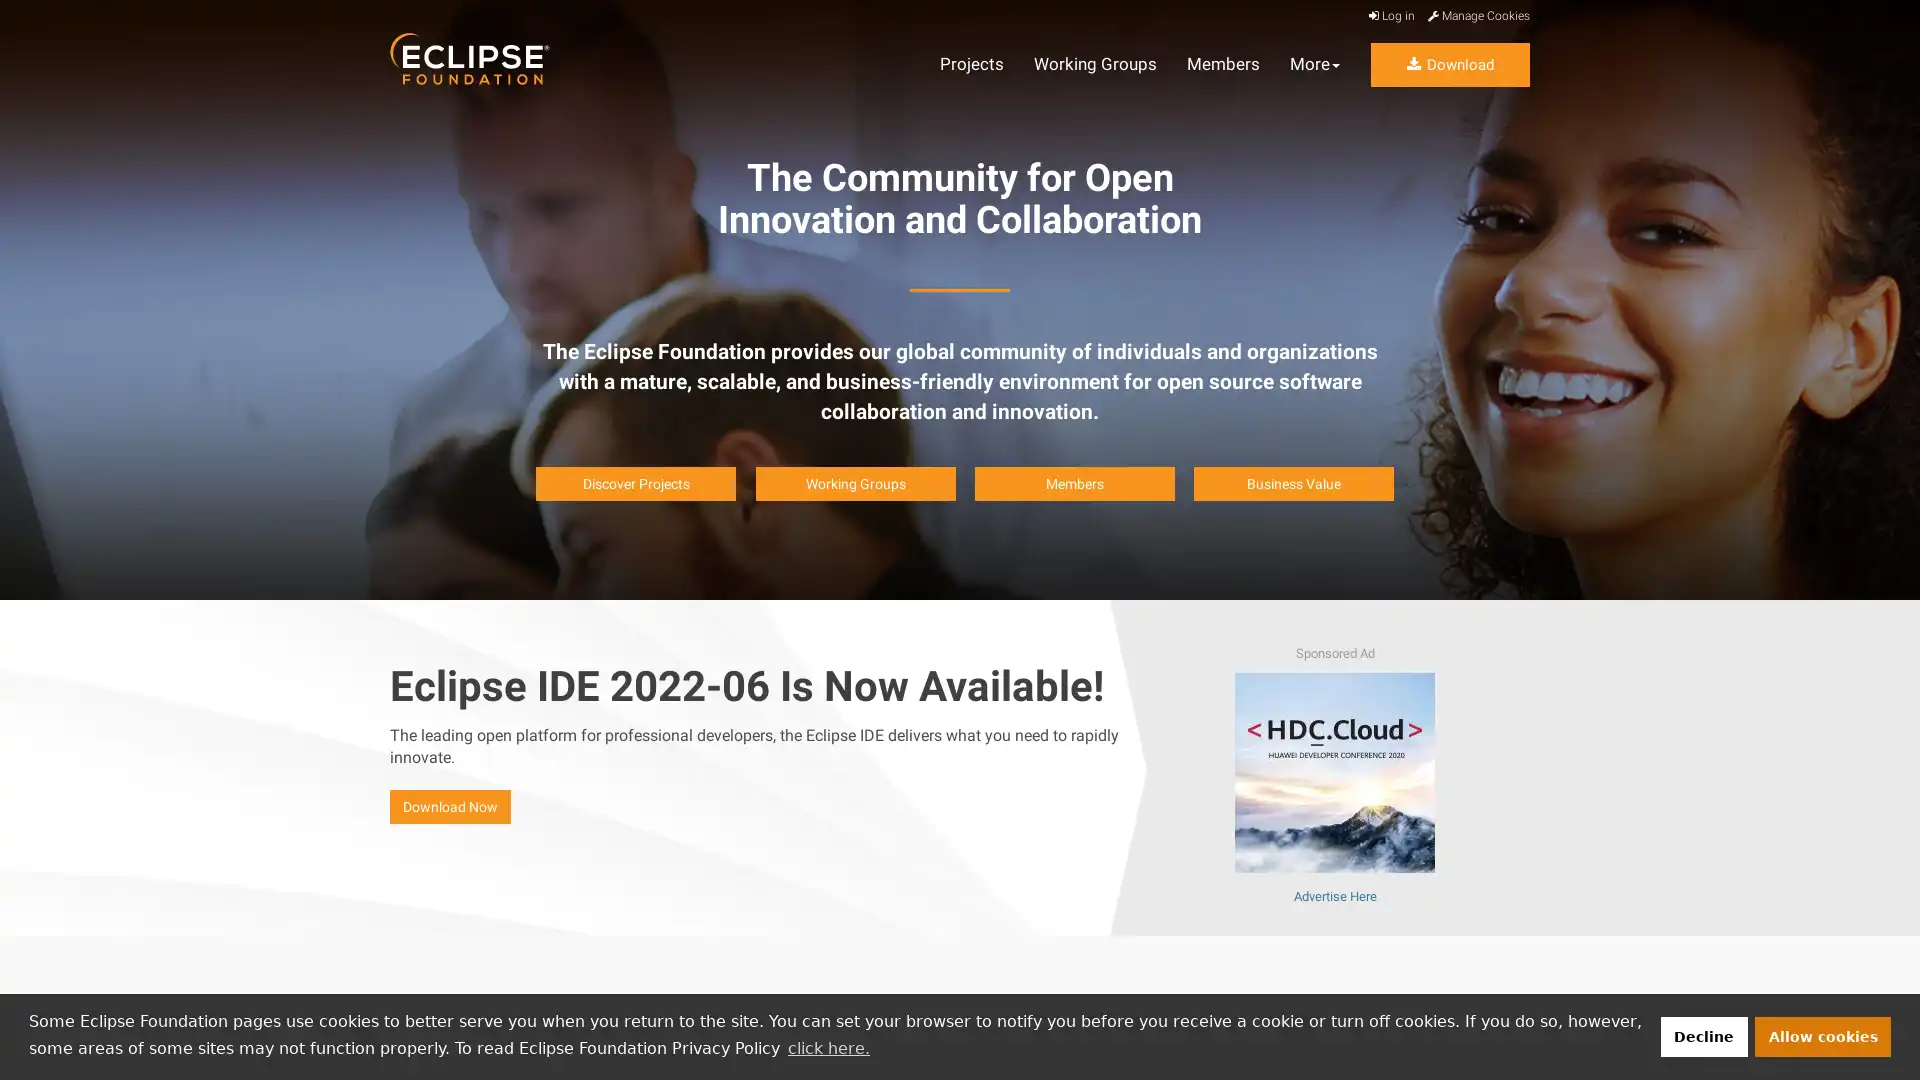 This screenshot has width=1920, height=1080. What do you see at coordinates (1702, 1035) in the screenshot?
I see `deny cookies` at bounding box center [1702, 1035].